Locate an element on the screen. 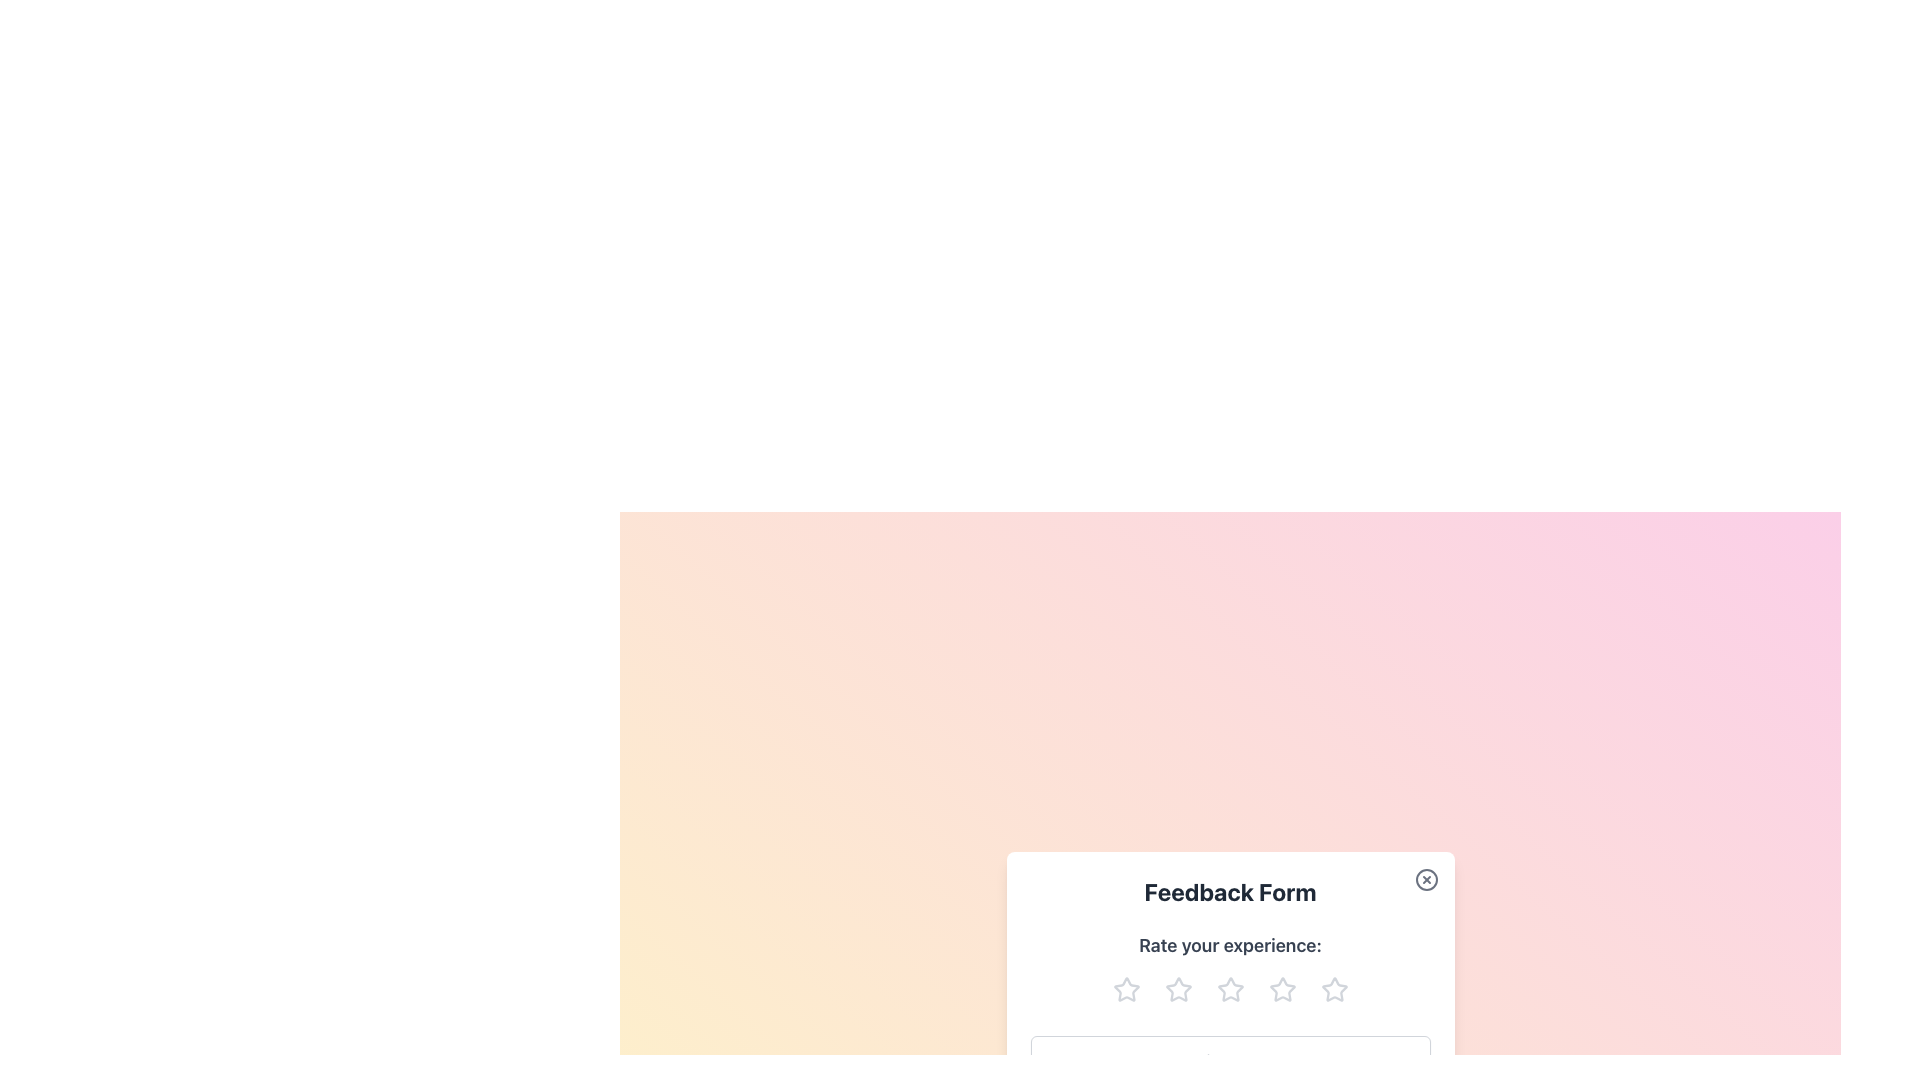 This screenshot has width=1920, height=1080. the second star-shaped icon in the rating system is located at coordinates (1178, 990).